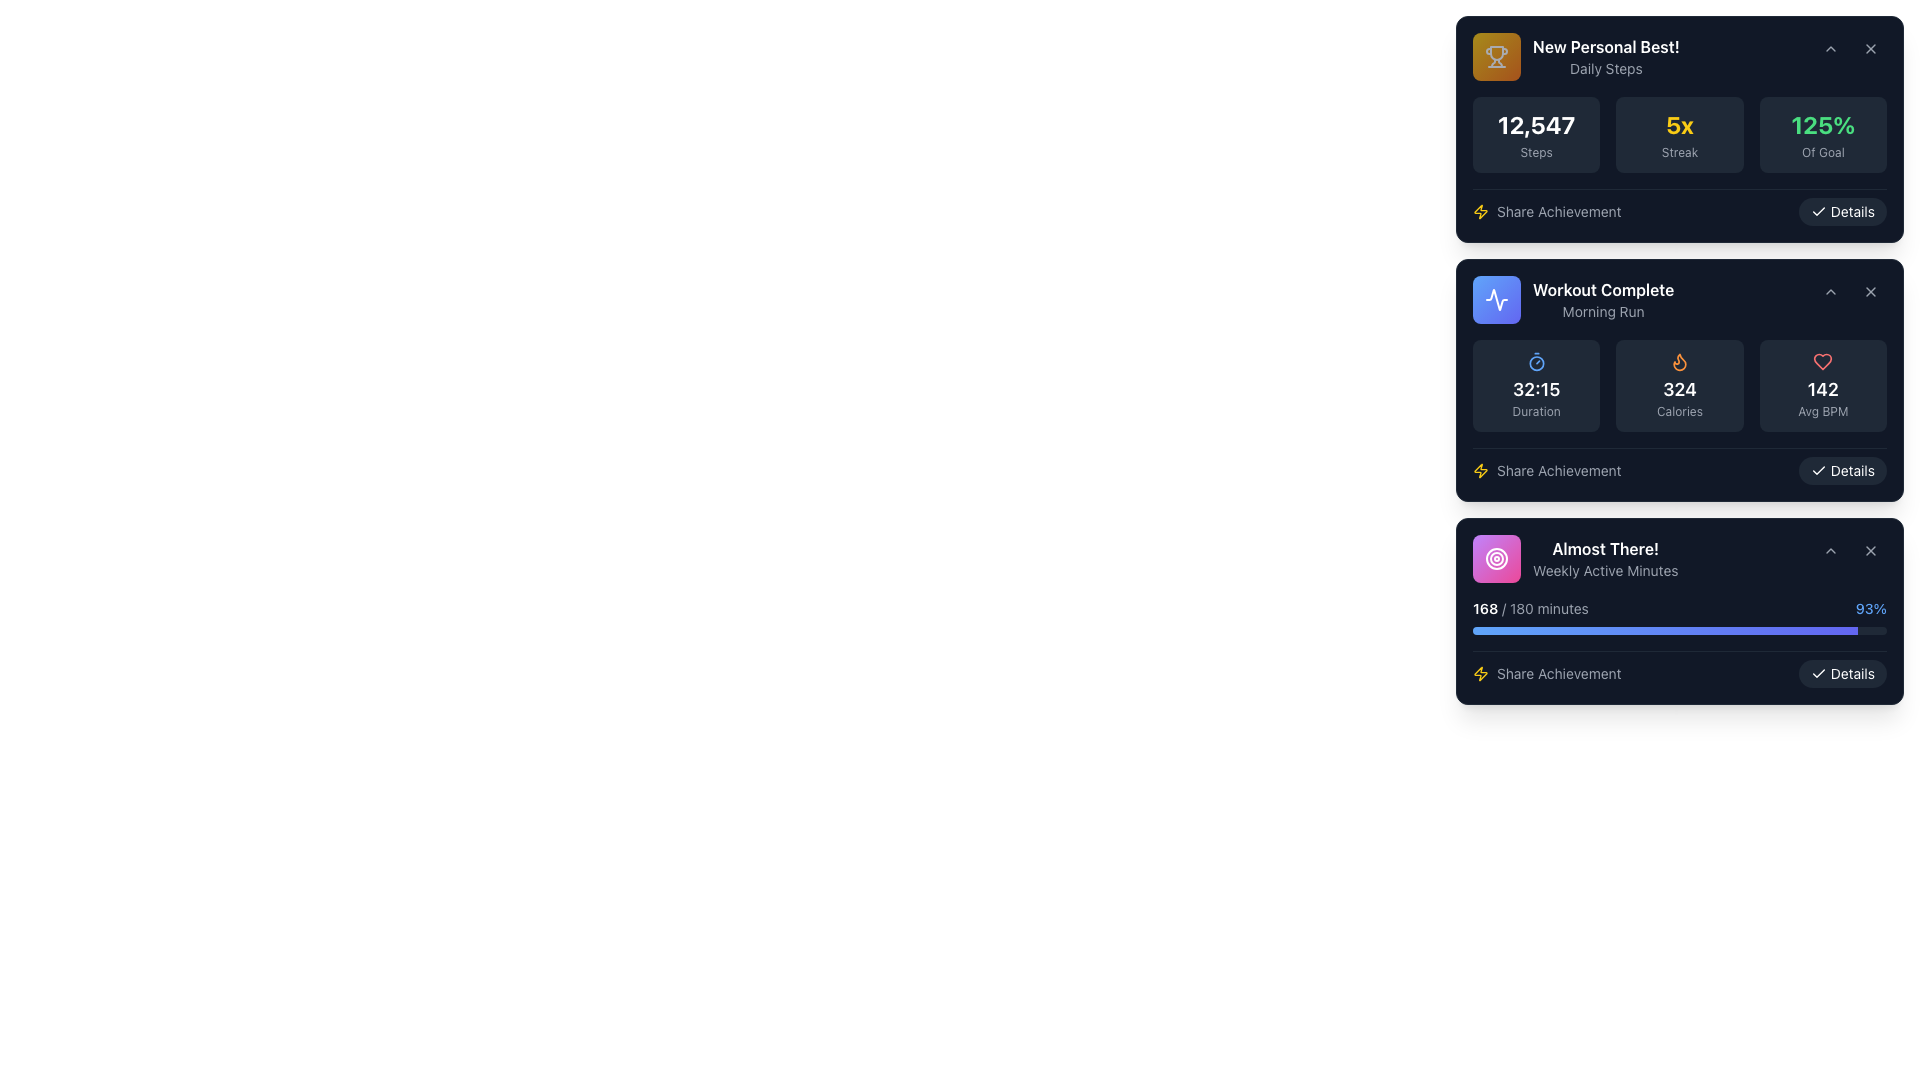  What do you see at coordinates (1497, 300) in the screenshot?
I see `the small wave icon representing the 'Workout Complete' section, located in the upper-left corner of the card, next to the text 'Workout Complete Morning Run.'` at bounding box center [1497, 300].